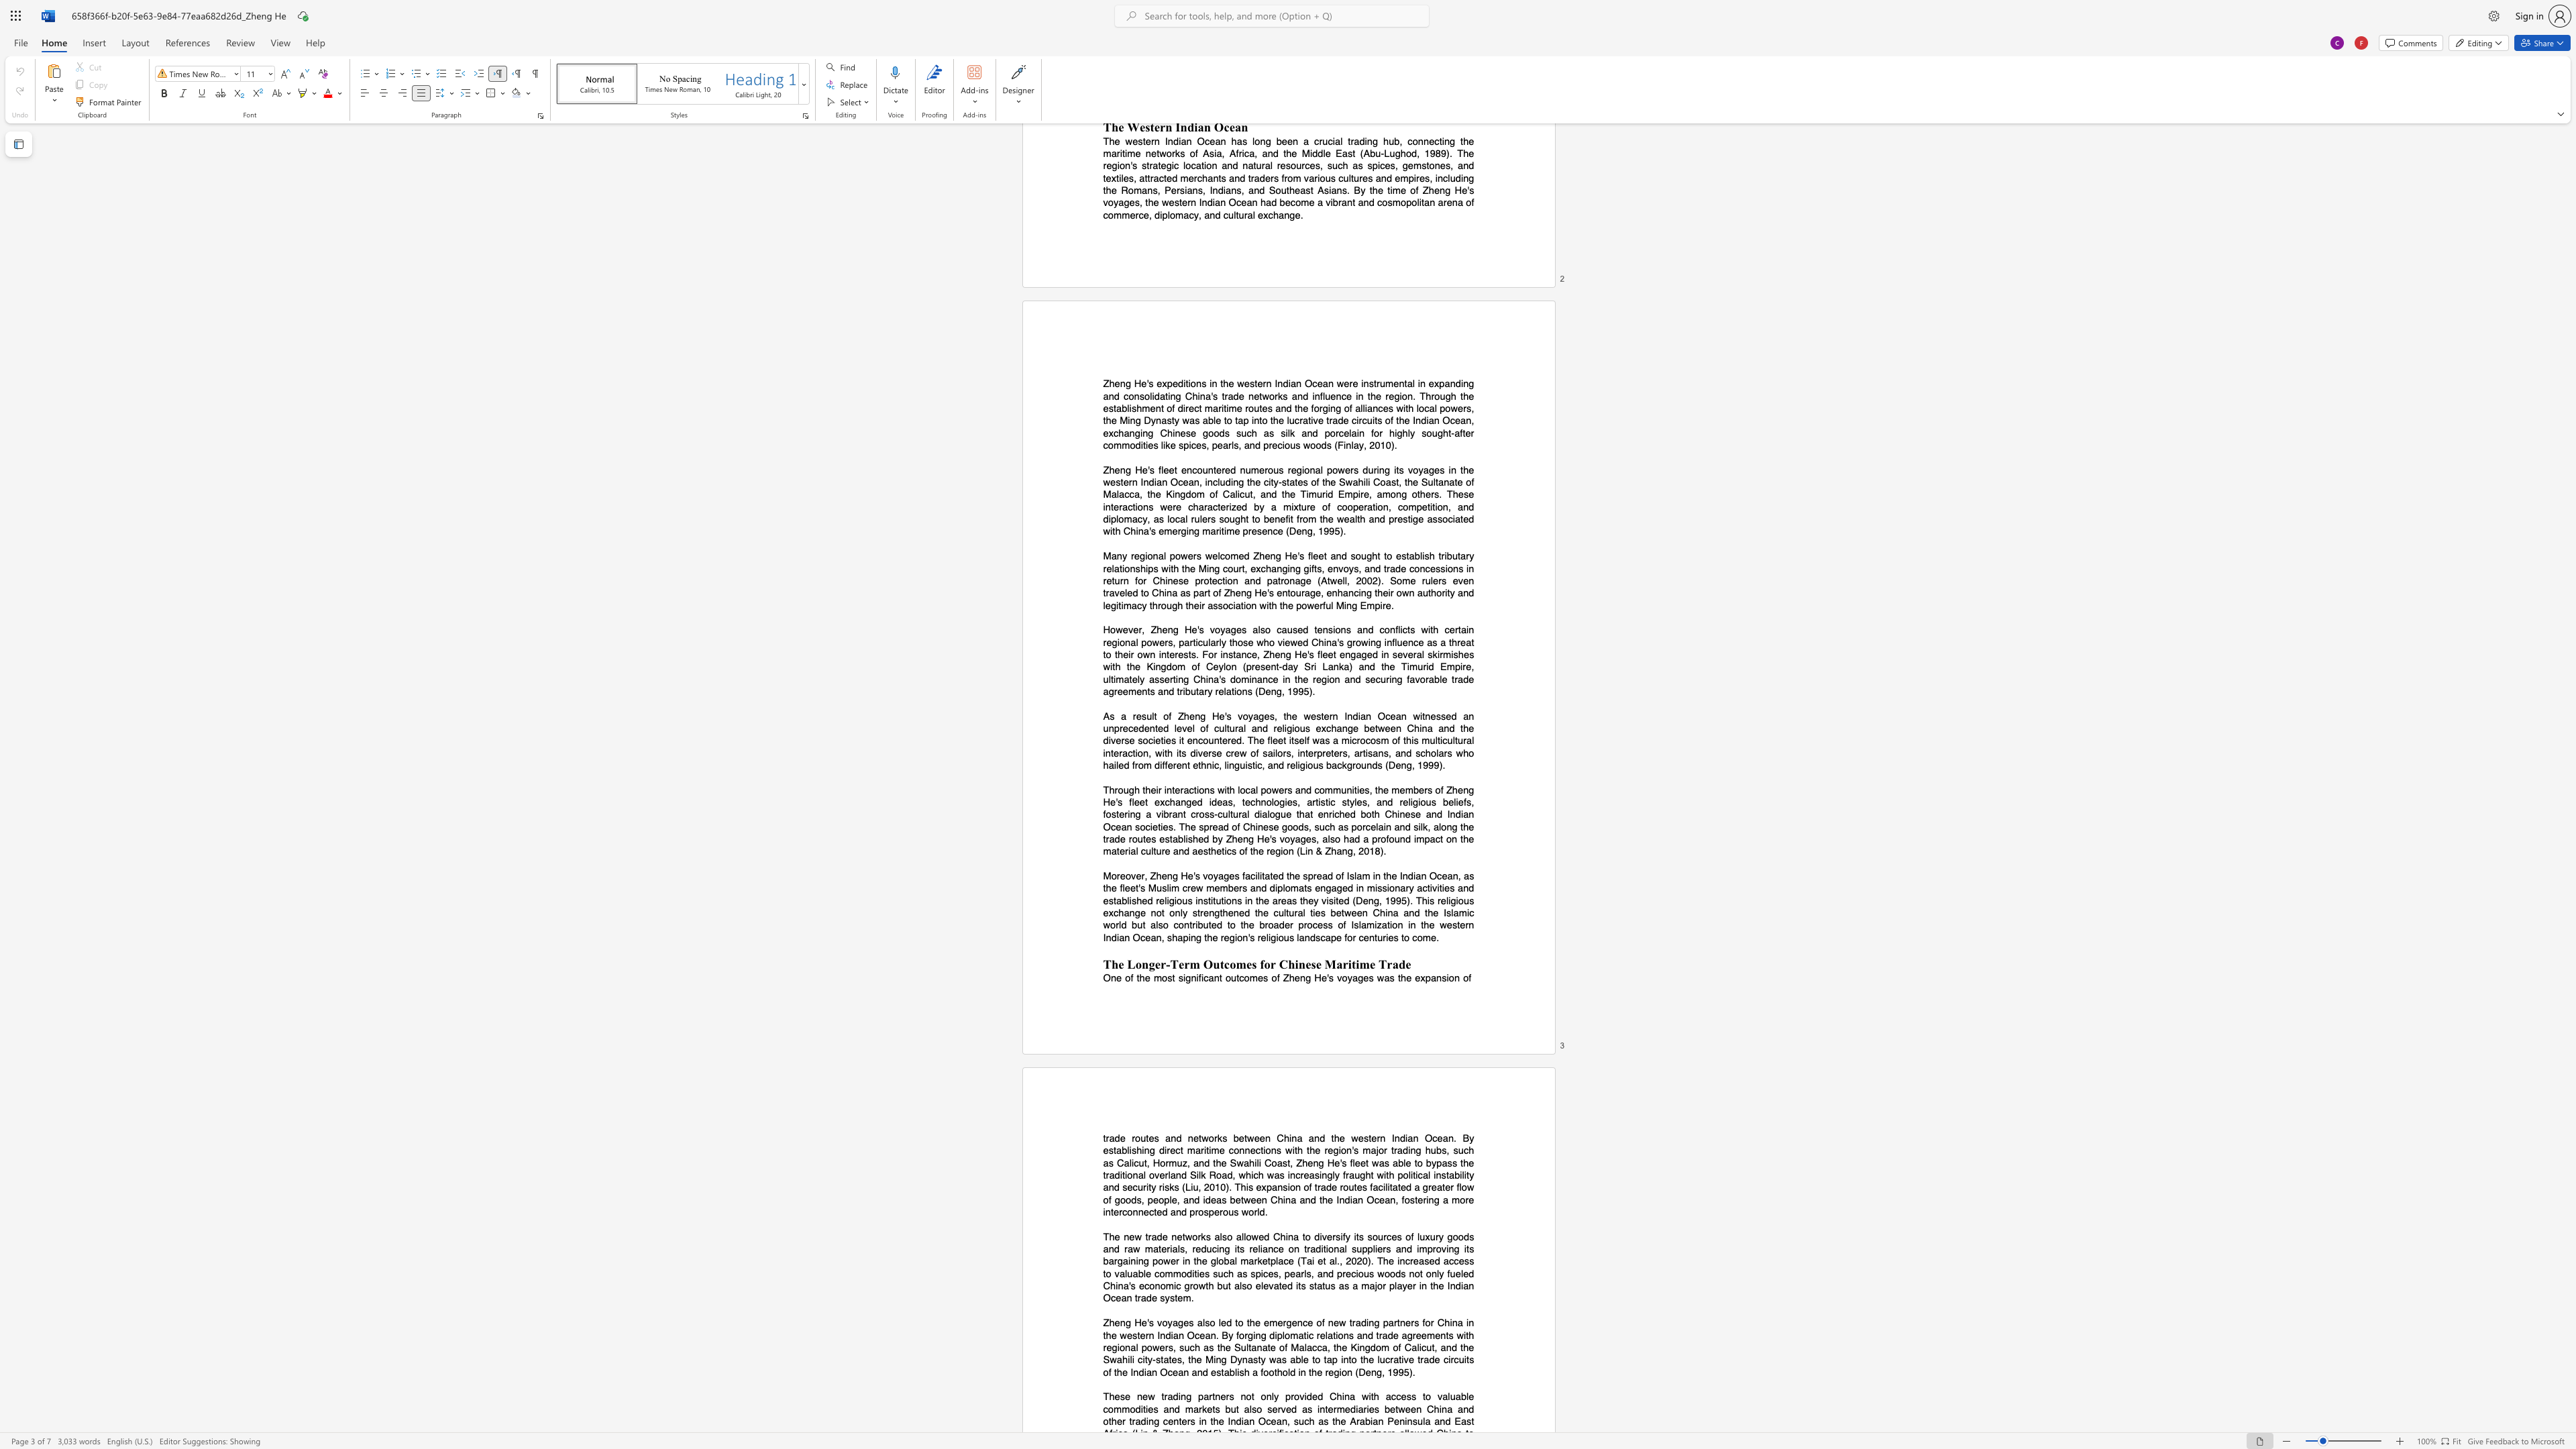 The image size is (2576, 1449). Describe the element at coordinates (1155, 875) in the screenshot. I see `the space between the continuous character "Z" and "h" in the text` at that location.